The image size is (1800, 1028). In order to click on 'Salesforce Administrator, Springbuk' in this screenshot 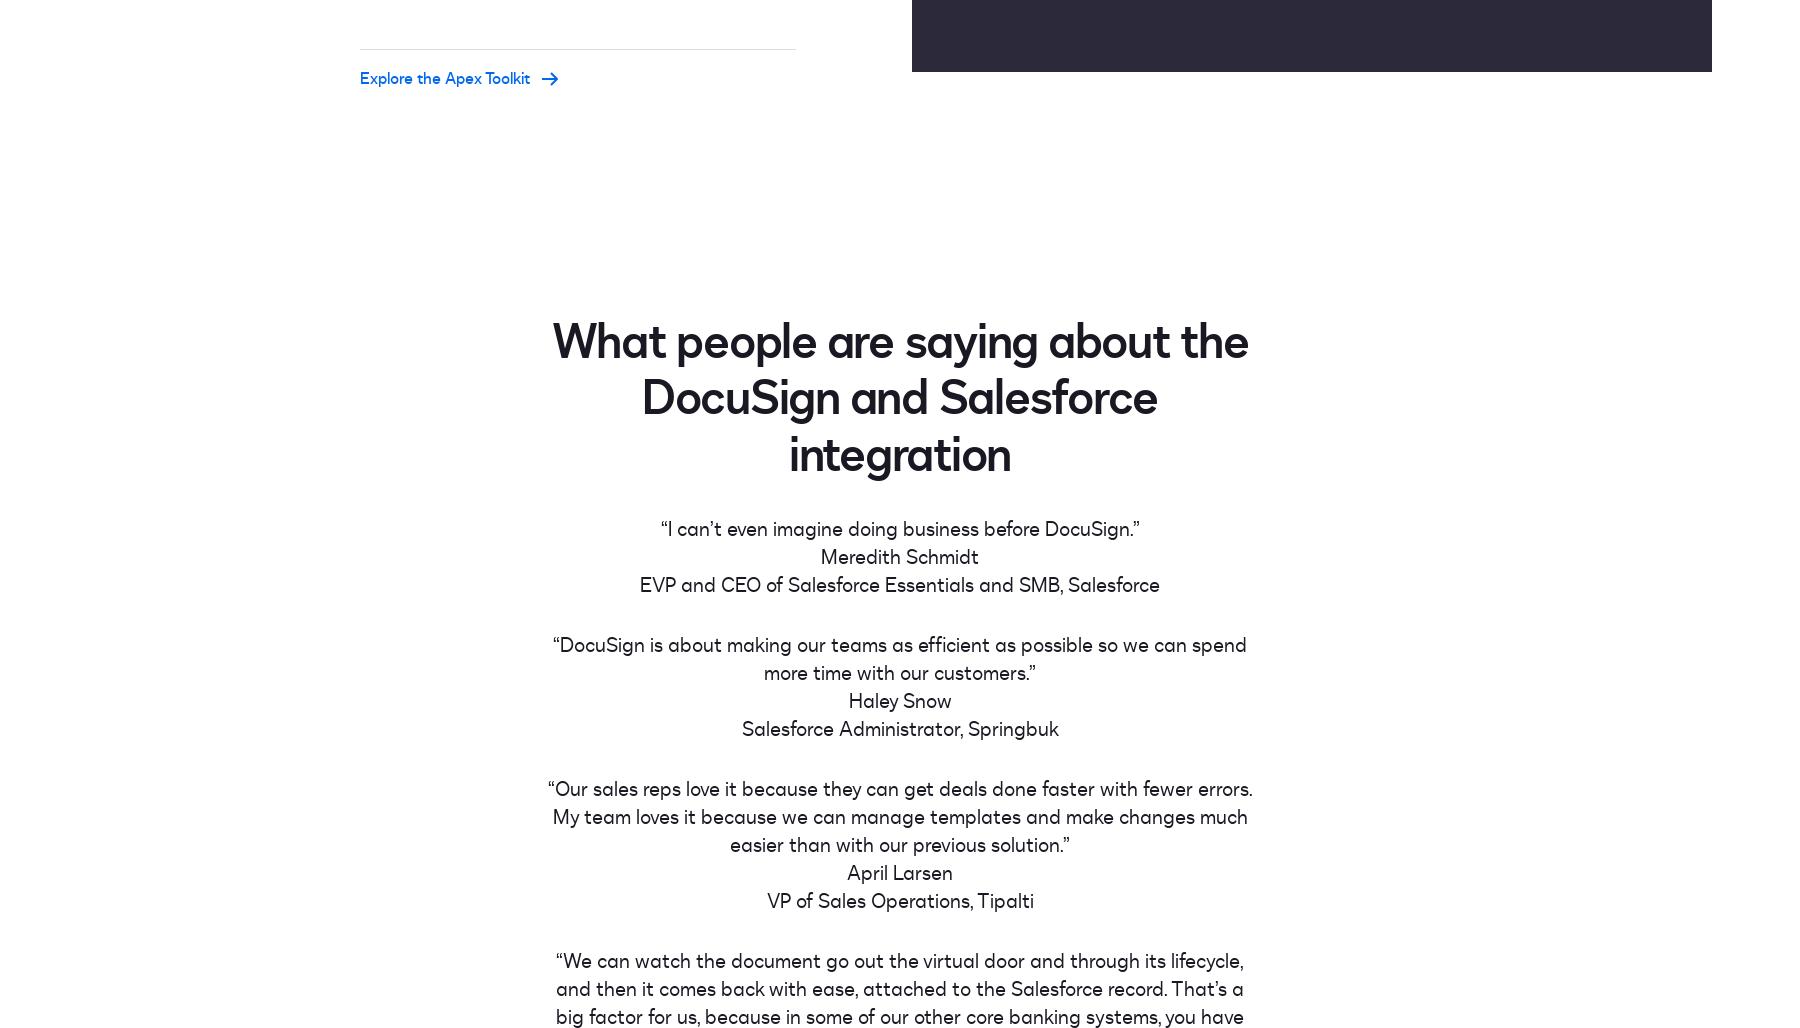, I will do `click(899, 727)`.